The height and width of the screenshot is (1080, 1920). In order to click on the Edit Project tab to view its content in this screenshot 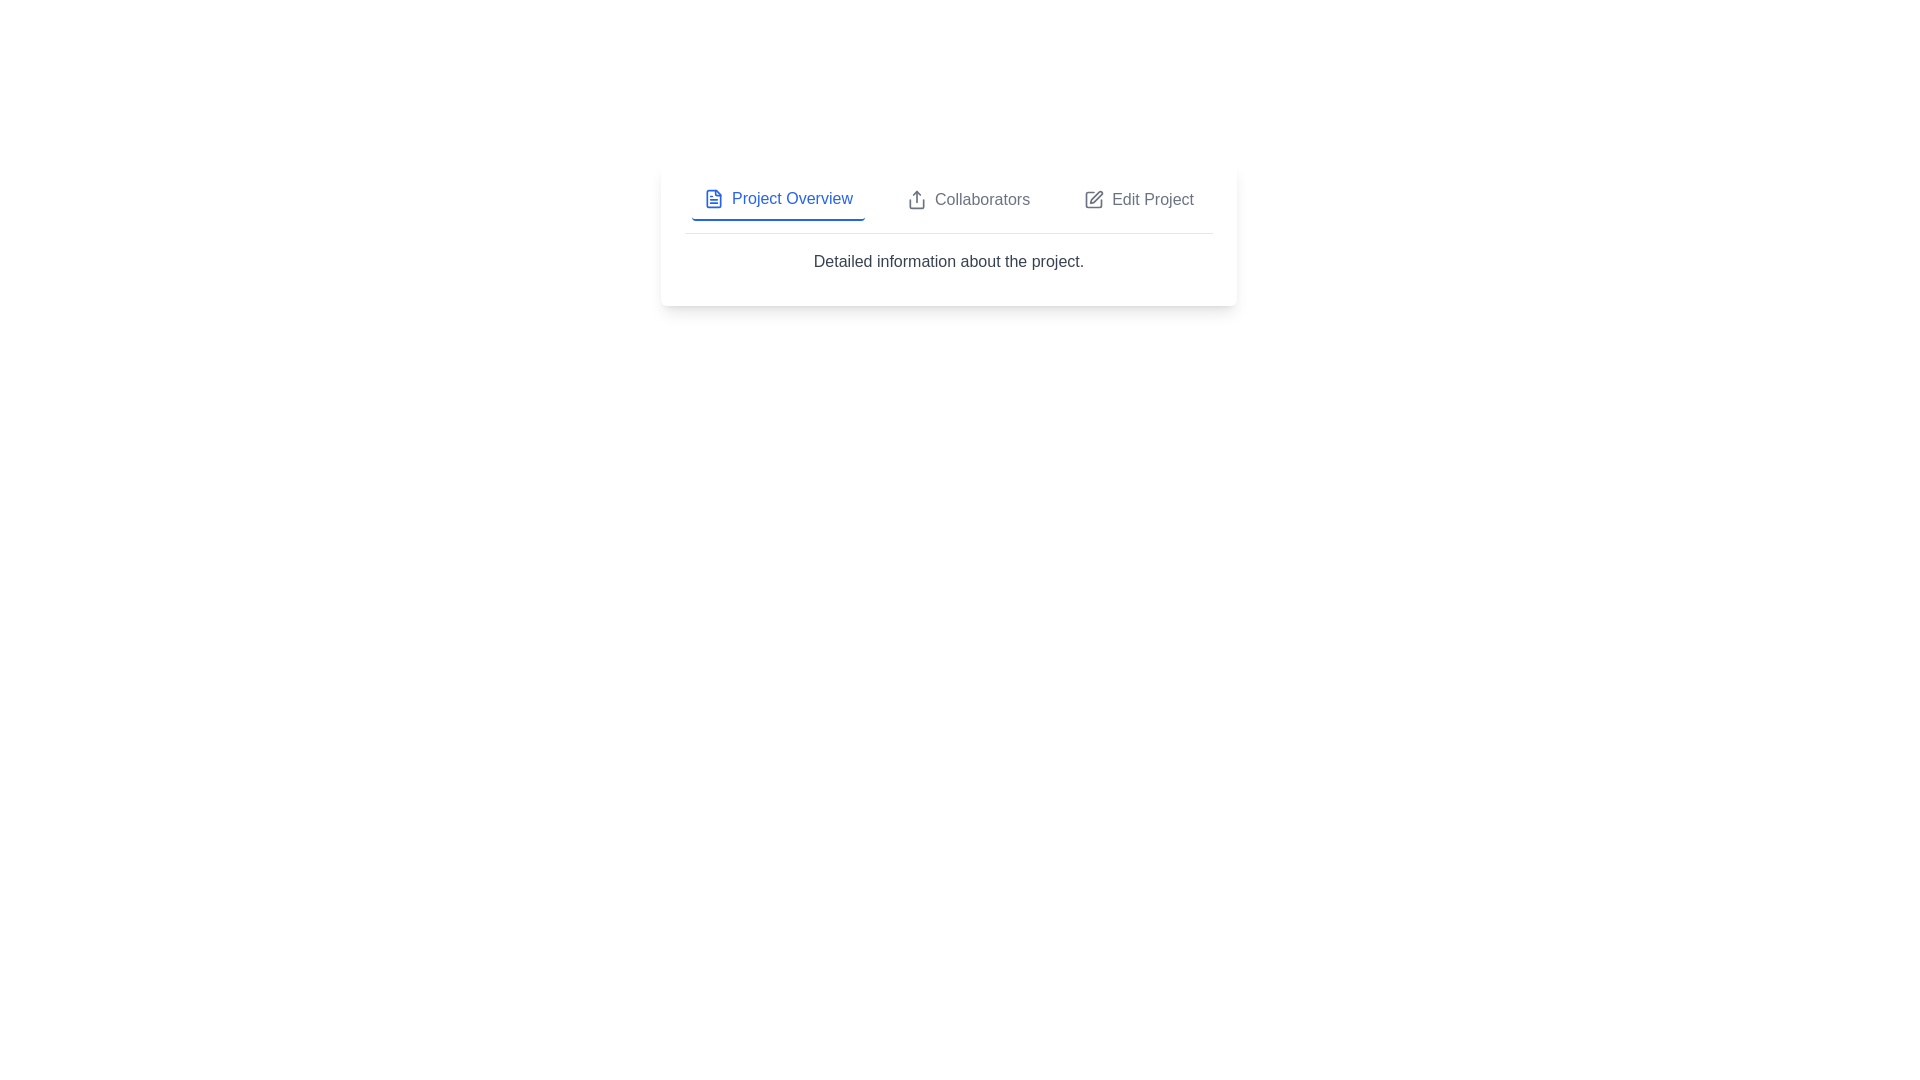, I will do `click(1139, 200)`.